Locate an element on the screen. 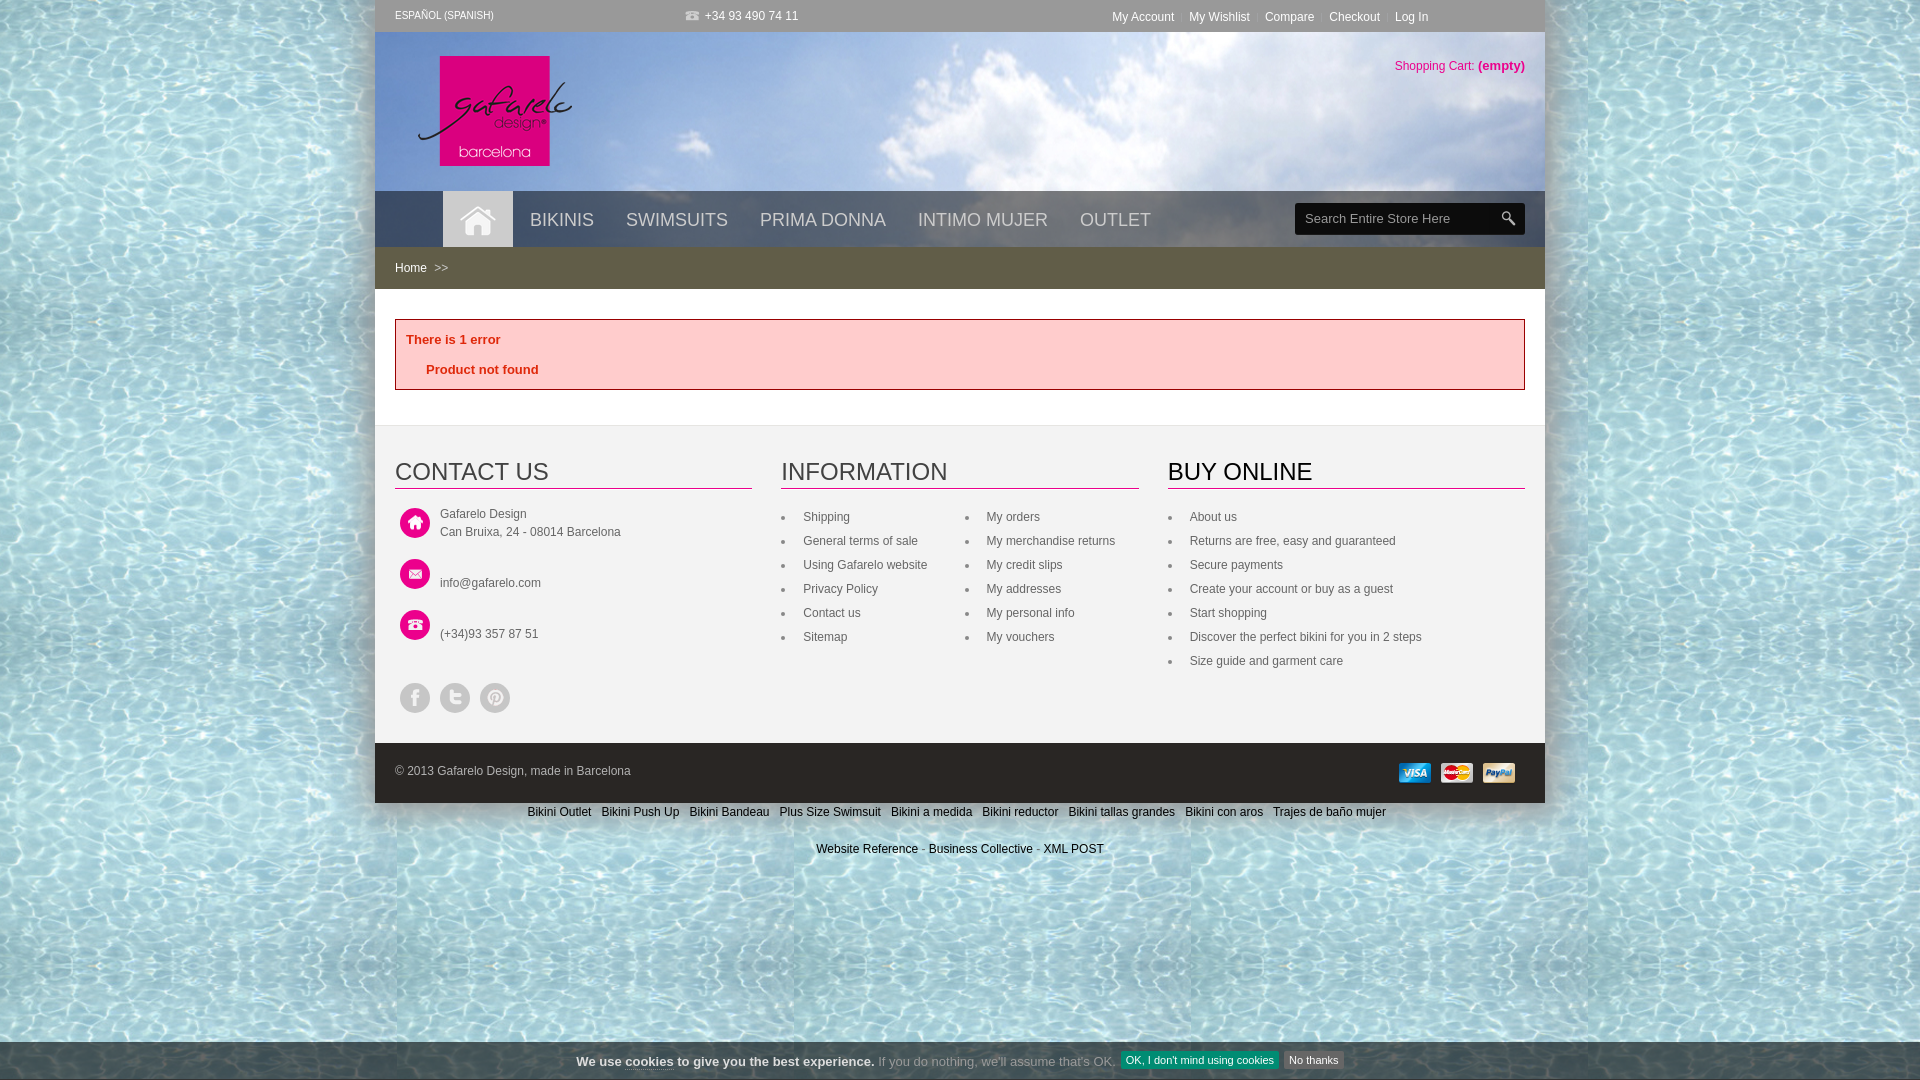 The width and height of the screenshot is (1920, 1080). 'Checkout' is located at coordinates (1354, 16).